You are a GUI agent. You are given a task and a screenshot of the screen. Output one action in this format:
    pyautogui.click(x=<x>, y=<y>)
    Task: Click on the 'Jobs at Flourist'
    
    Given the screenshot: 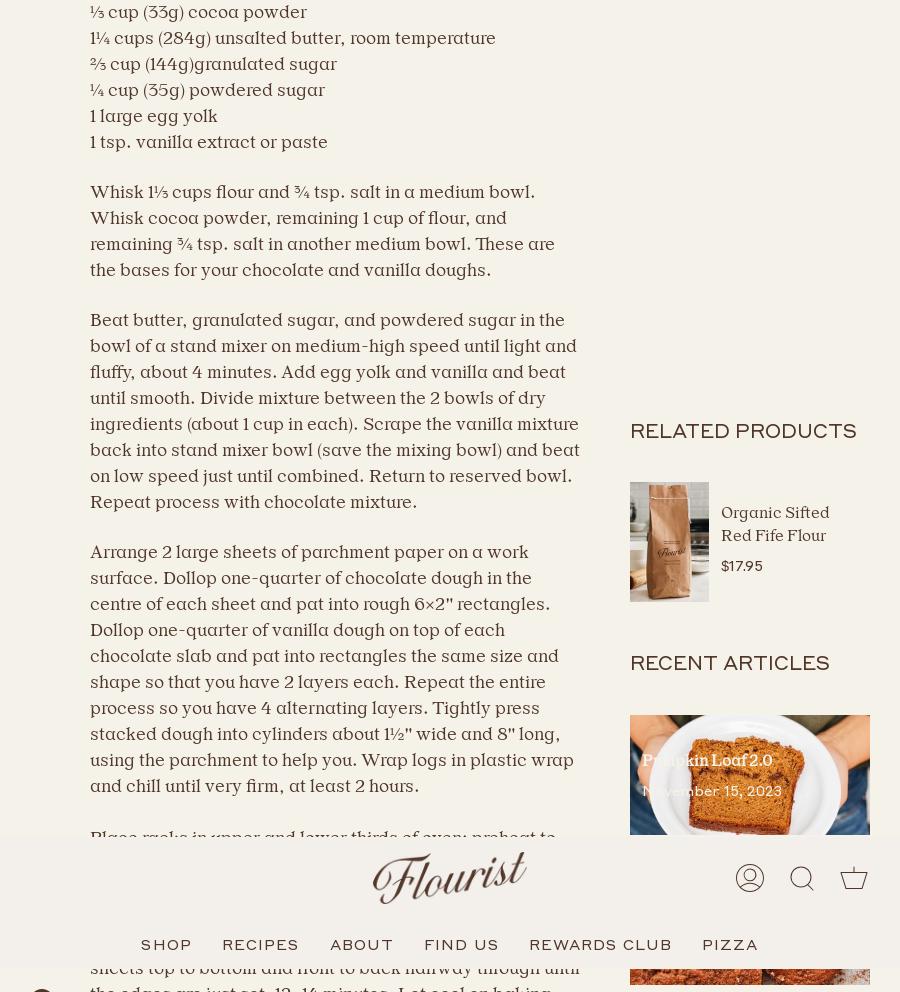 What is the action you would take?
    pyautogui.click(x=106, y=499)
    